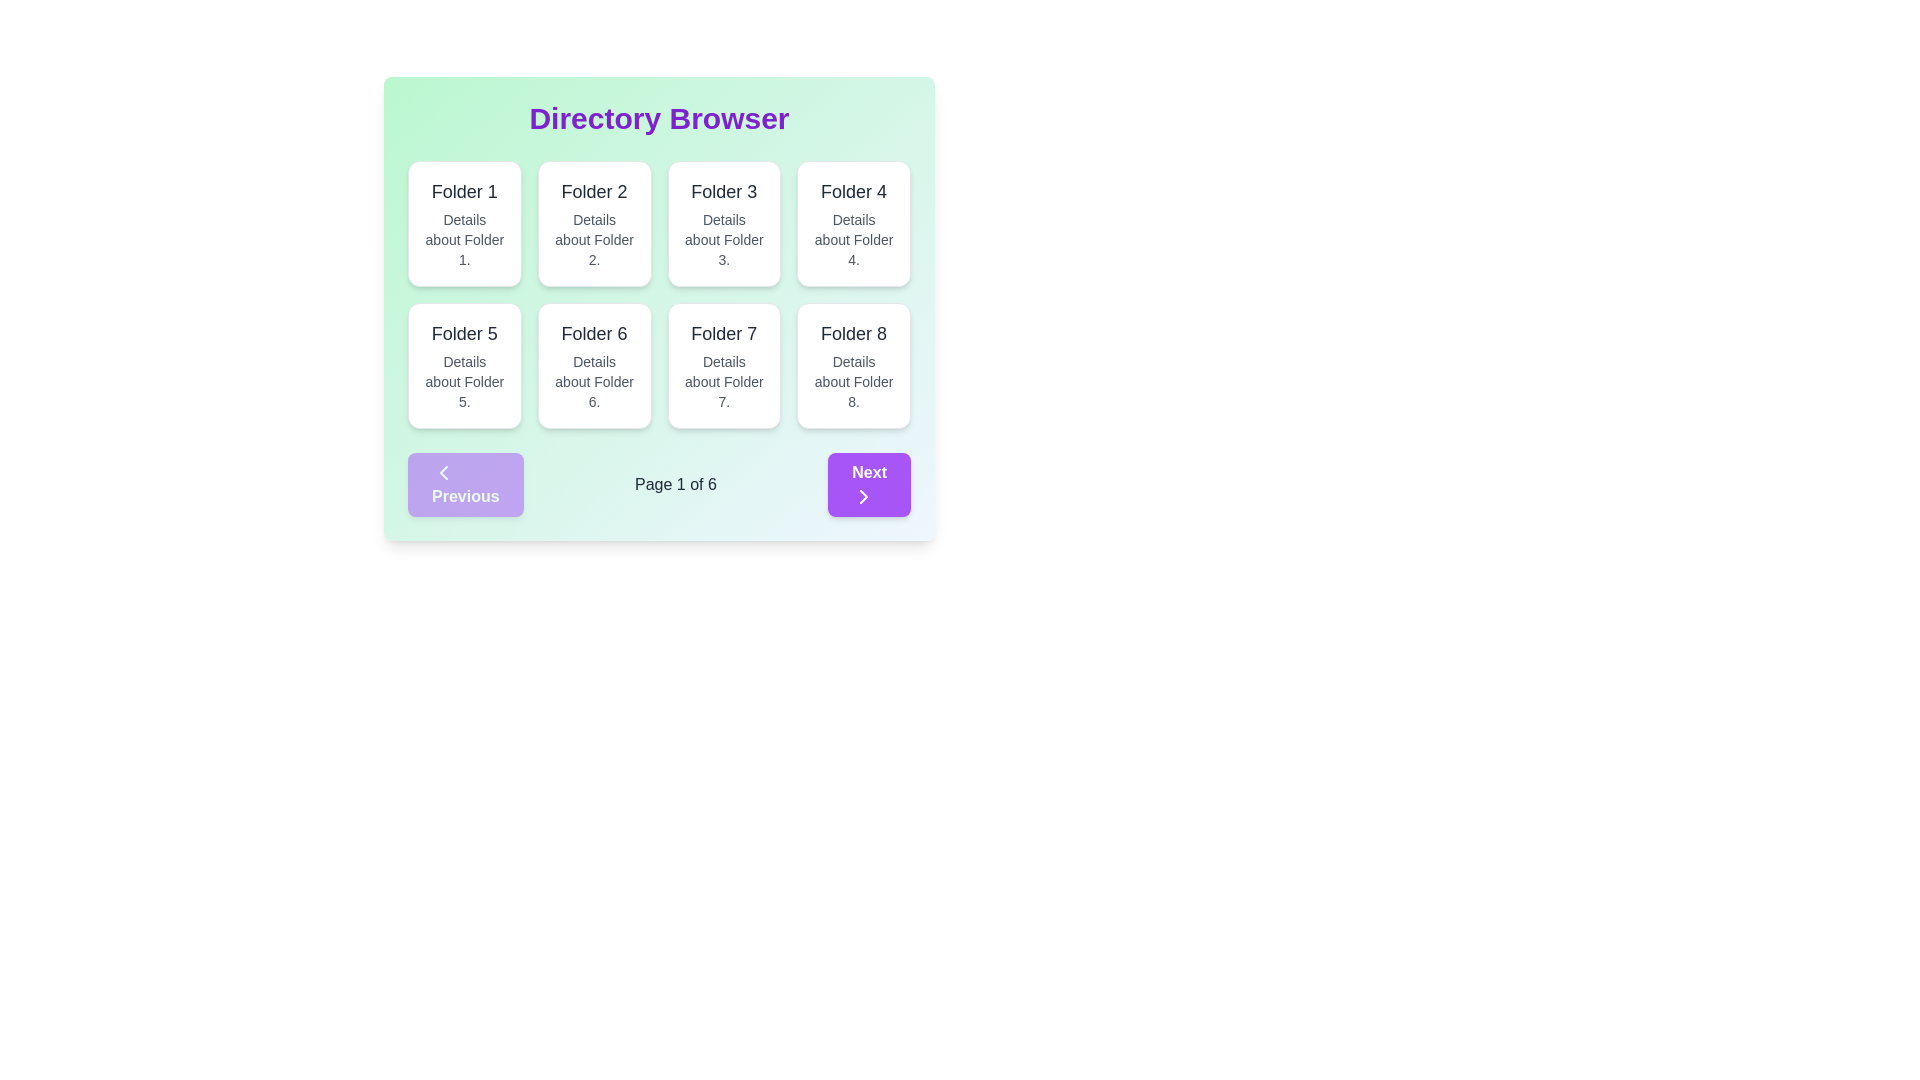  I want to click on the folder representation card that is the second item in the first row of the grid layout, so click(593, 223).